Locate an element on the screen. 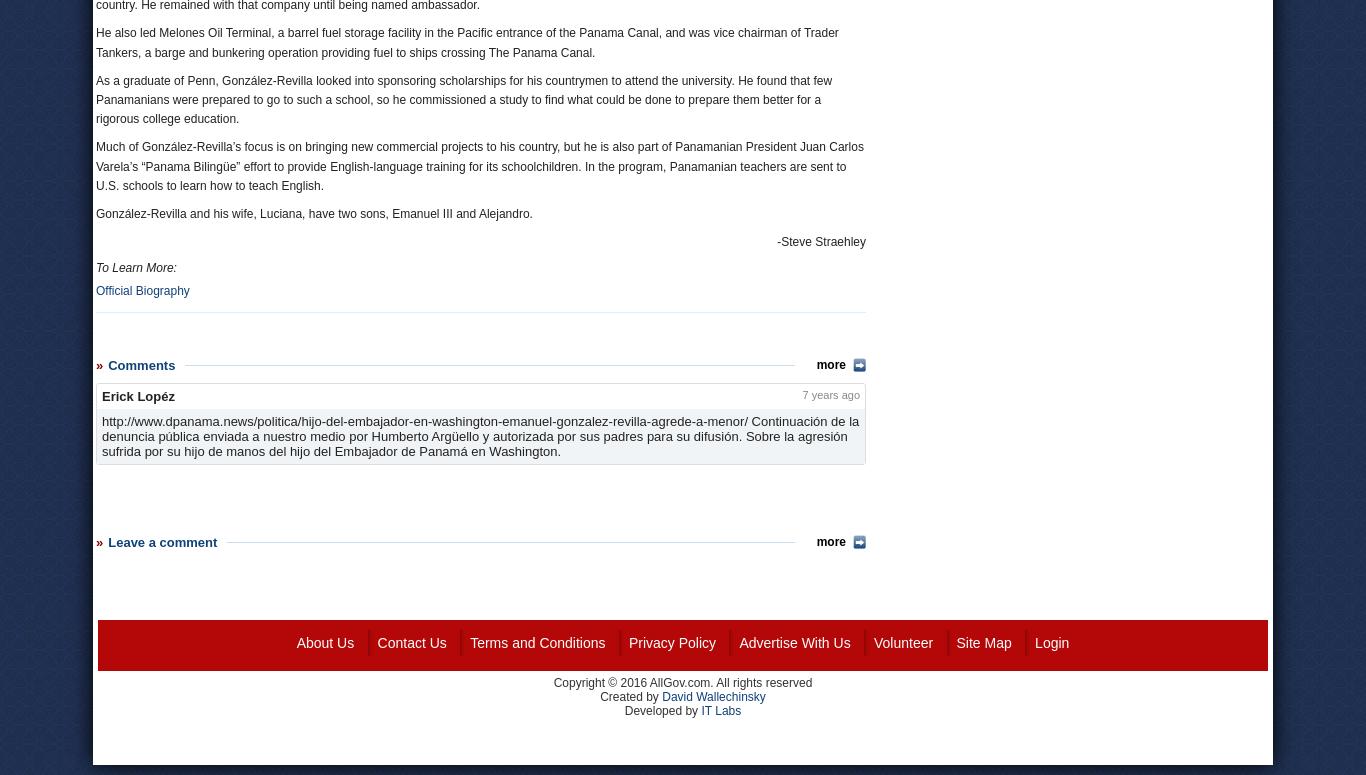 This screenshot has height=775, width=1366. '-Steve Straehley' is located at coordinates (820, 241).